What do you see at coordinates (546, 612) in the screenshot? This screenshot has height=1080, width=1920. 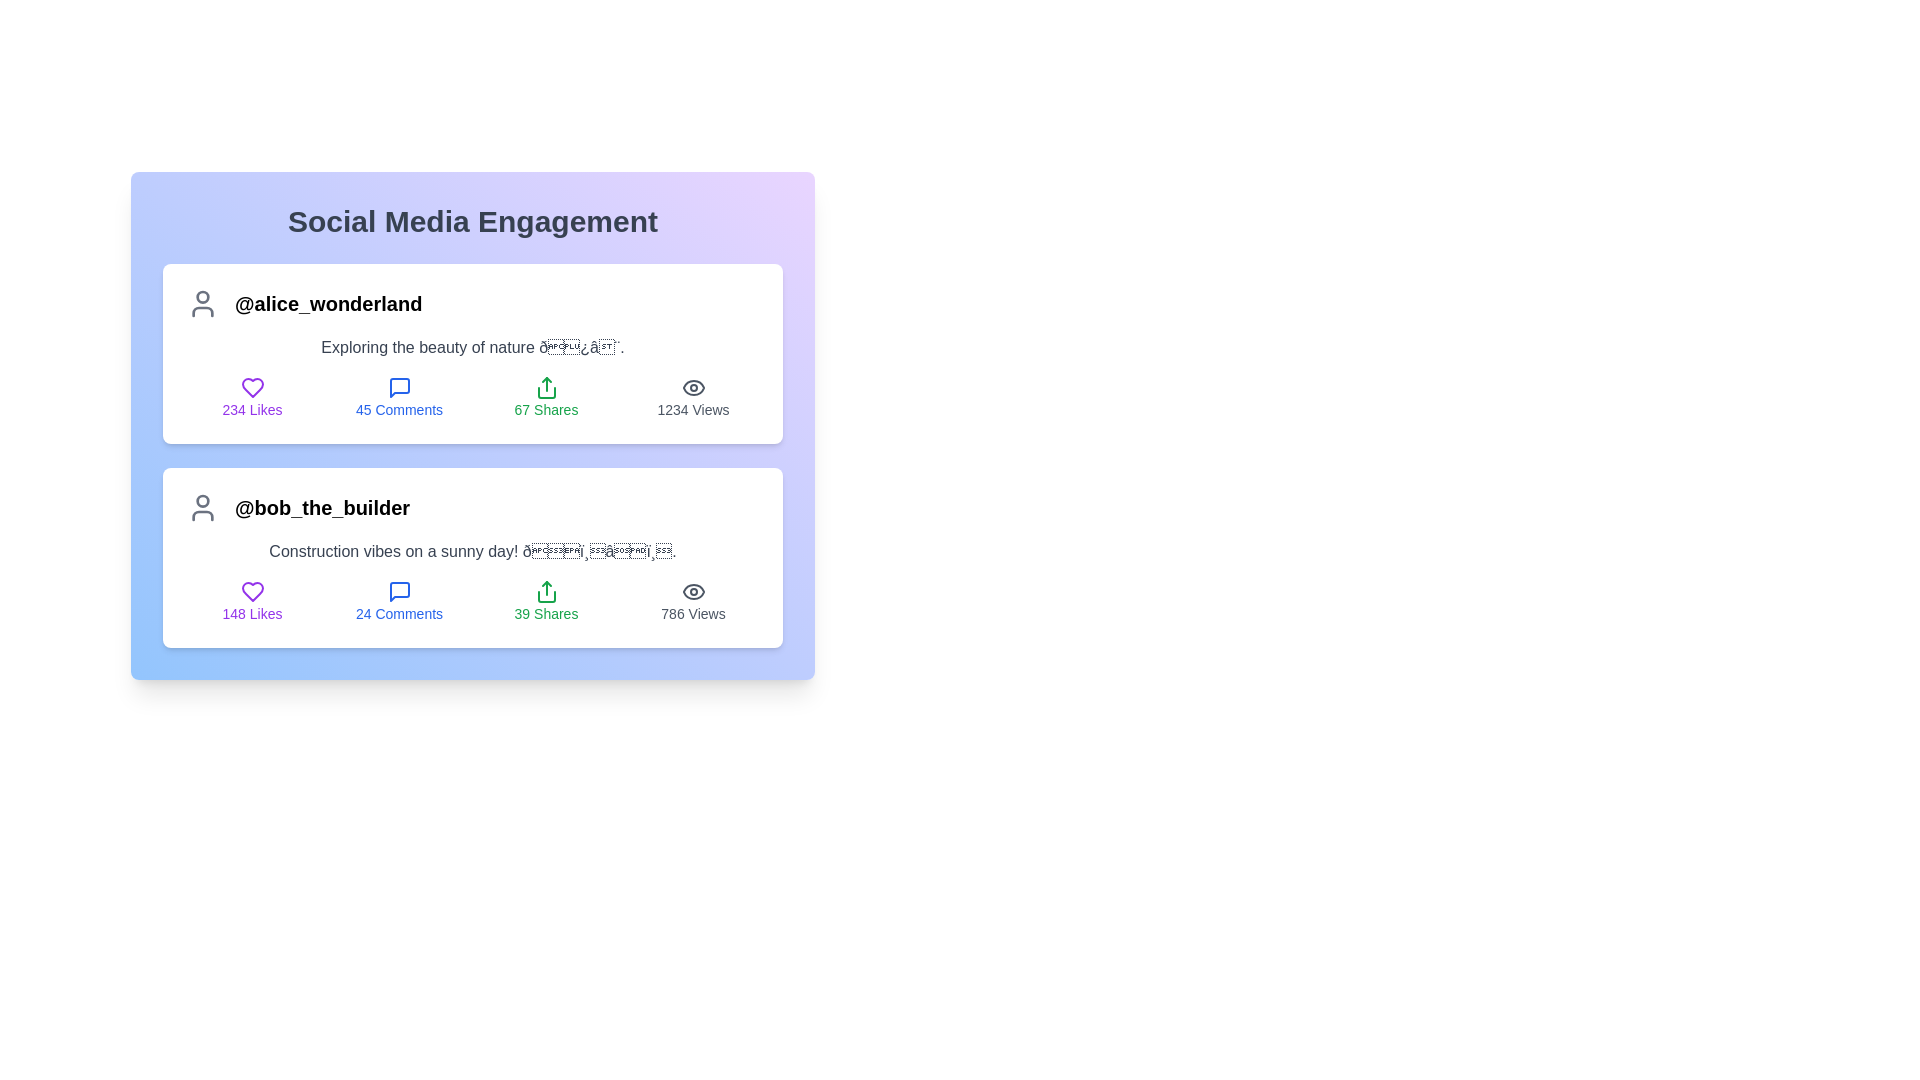 I see `the text label '39 Shares' located in the lower right segment of the second post, which is styled with a green color scheme and is positioned near '24 Comments' and 'Views'` at bounding box center [546, 612].